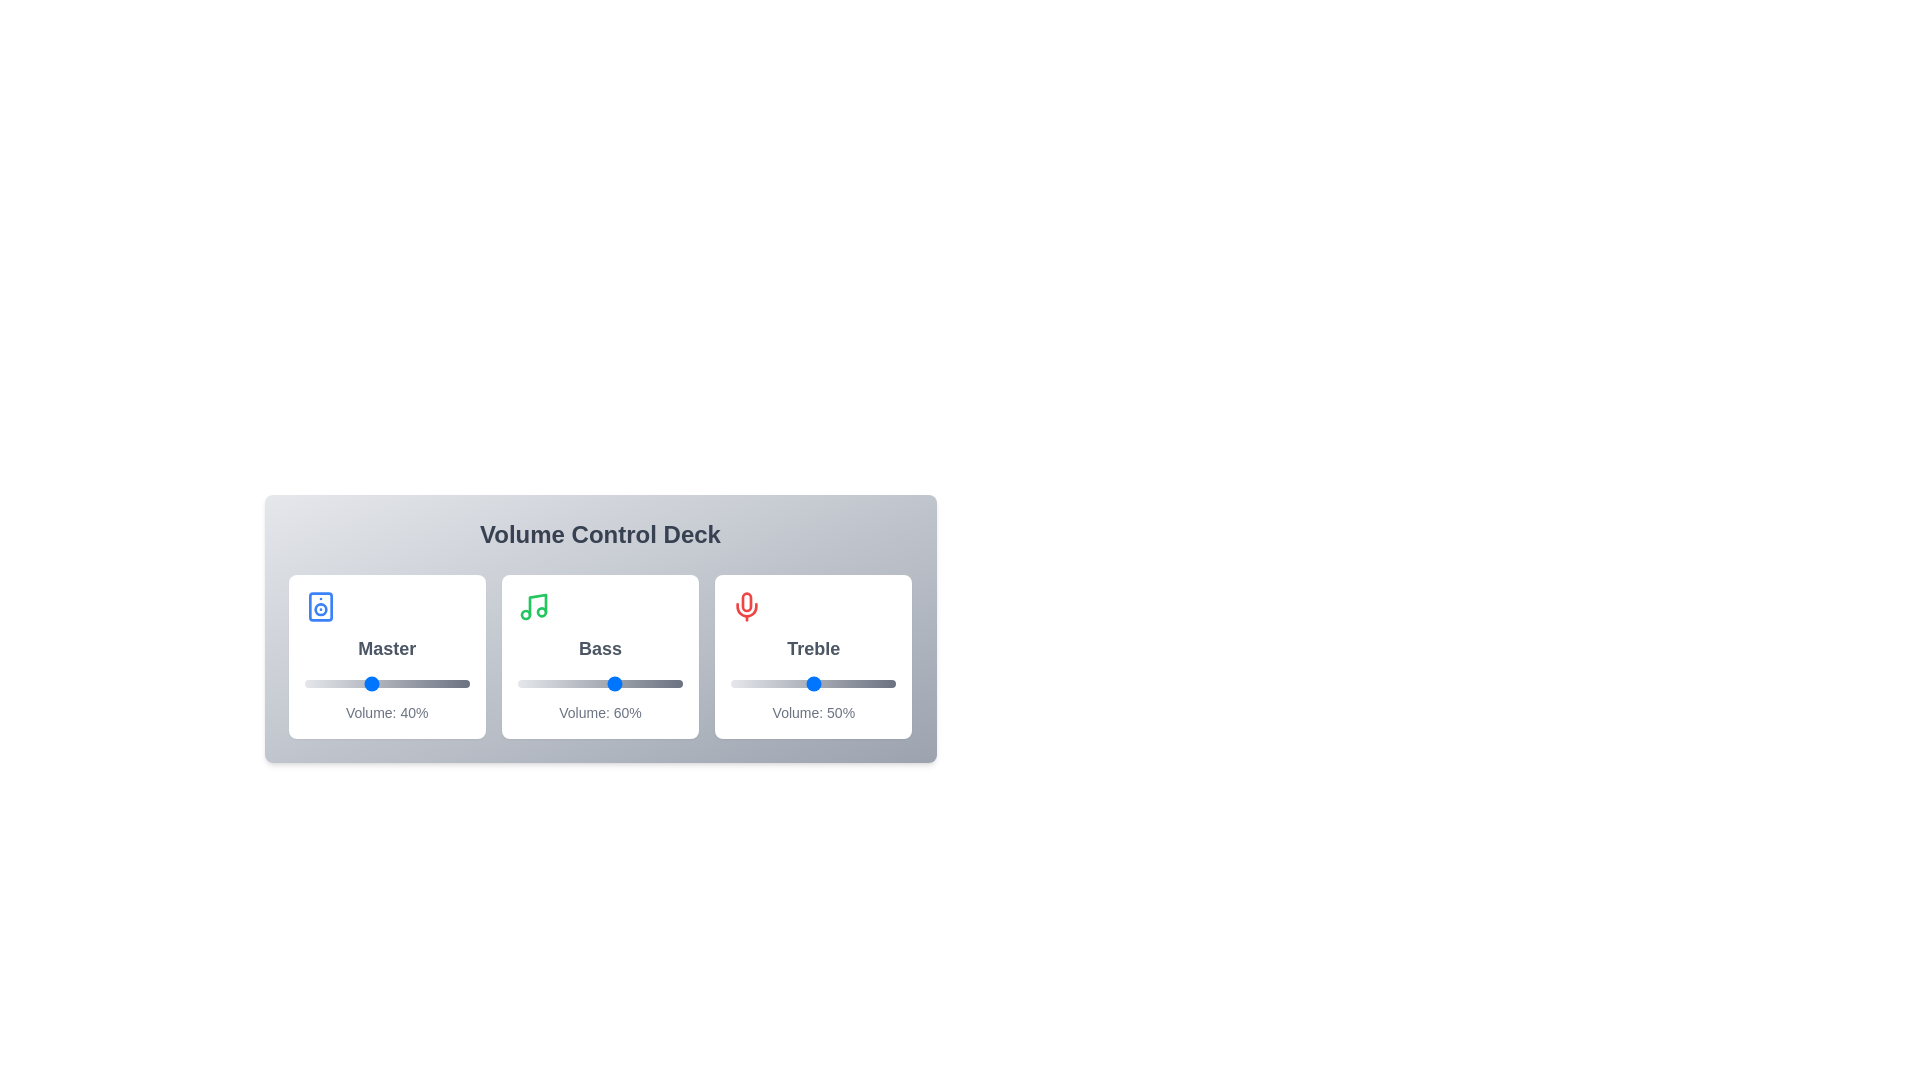  What do you see at coordinates (776, 682) in the screenshot?
I see `the Treble volume slider to 28%` at bounding box center [776, 682].